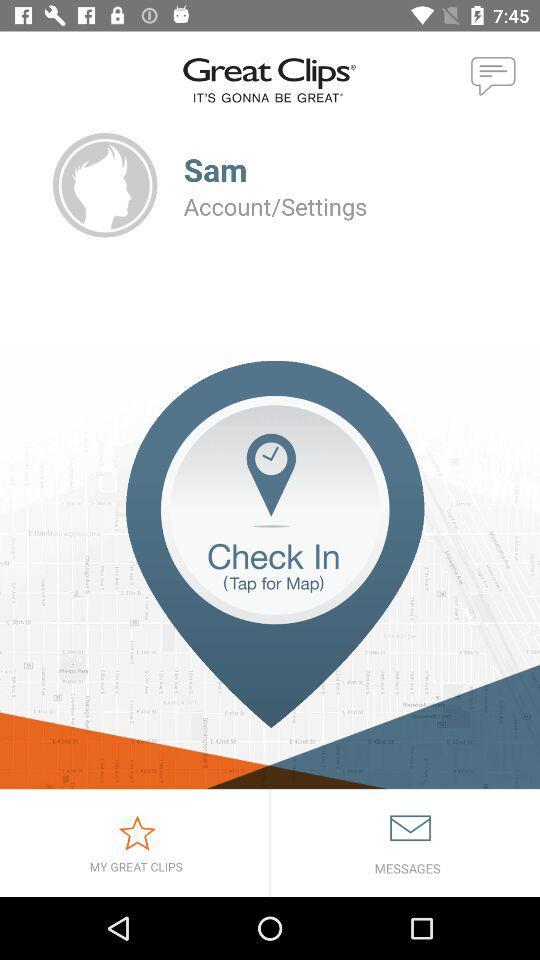 The width and height of the screenshot is (540, 960). What do you see at coordinates (405, 842) in the screenshot?
I see `messages` at bounding box center [405, 842].